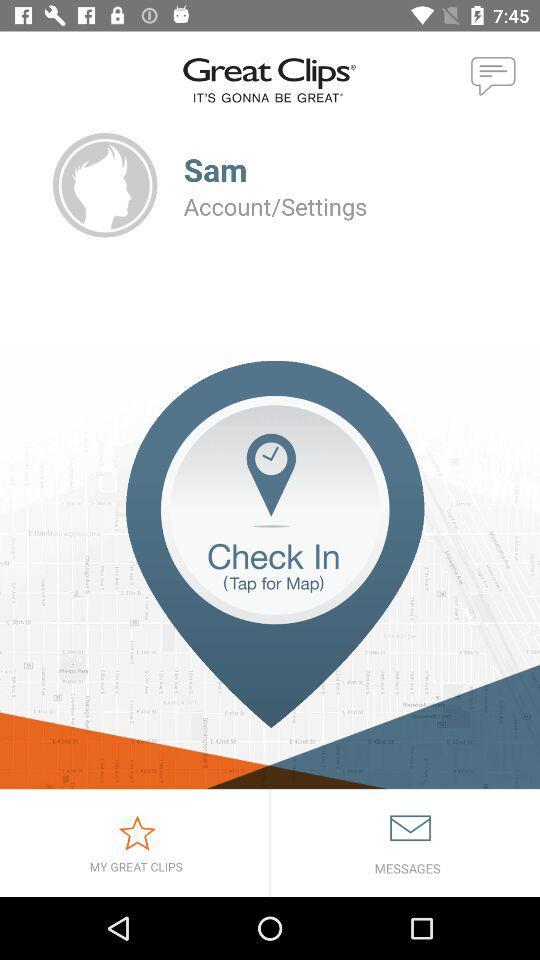 The width and height of the screenshot is (540, 960). What do you see at coordinates (405, 842) in the screenshot?
I see `messages` at bounding box center [405, 842].